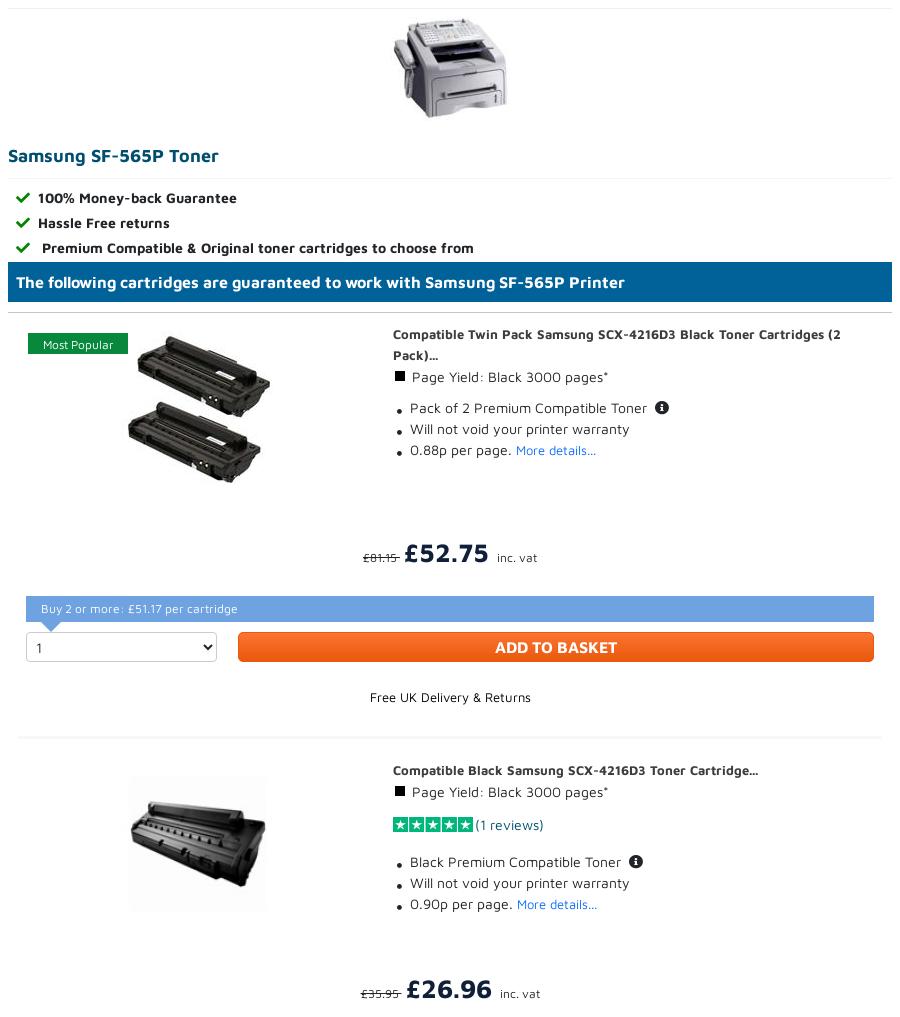  I want to click on '* Buy 2 Get 1 Free offer applies to selected compatible', so click(186, 633).